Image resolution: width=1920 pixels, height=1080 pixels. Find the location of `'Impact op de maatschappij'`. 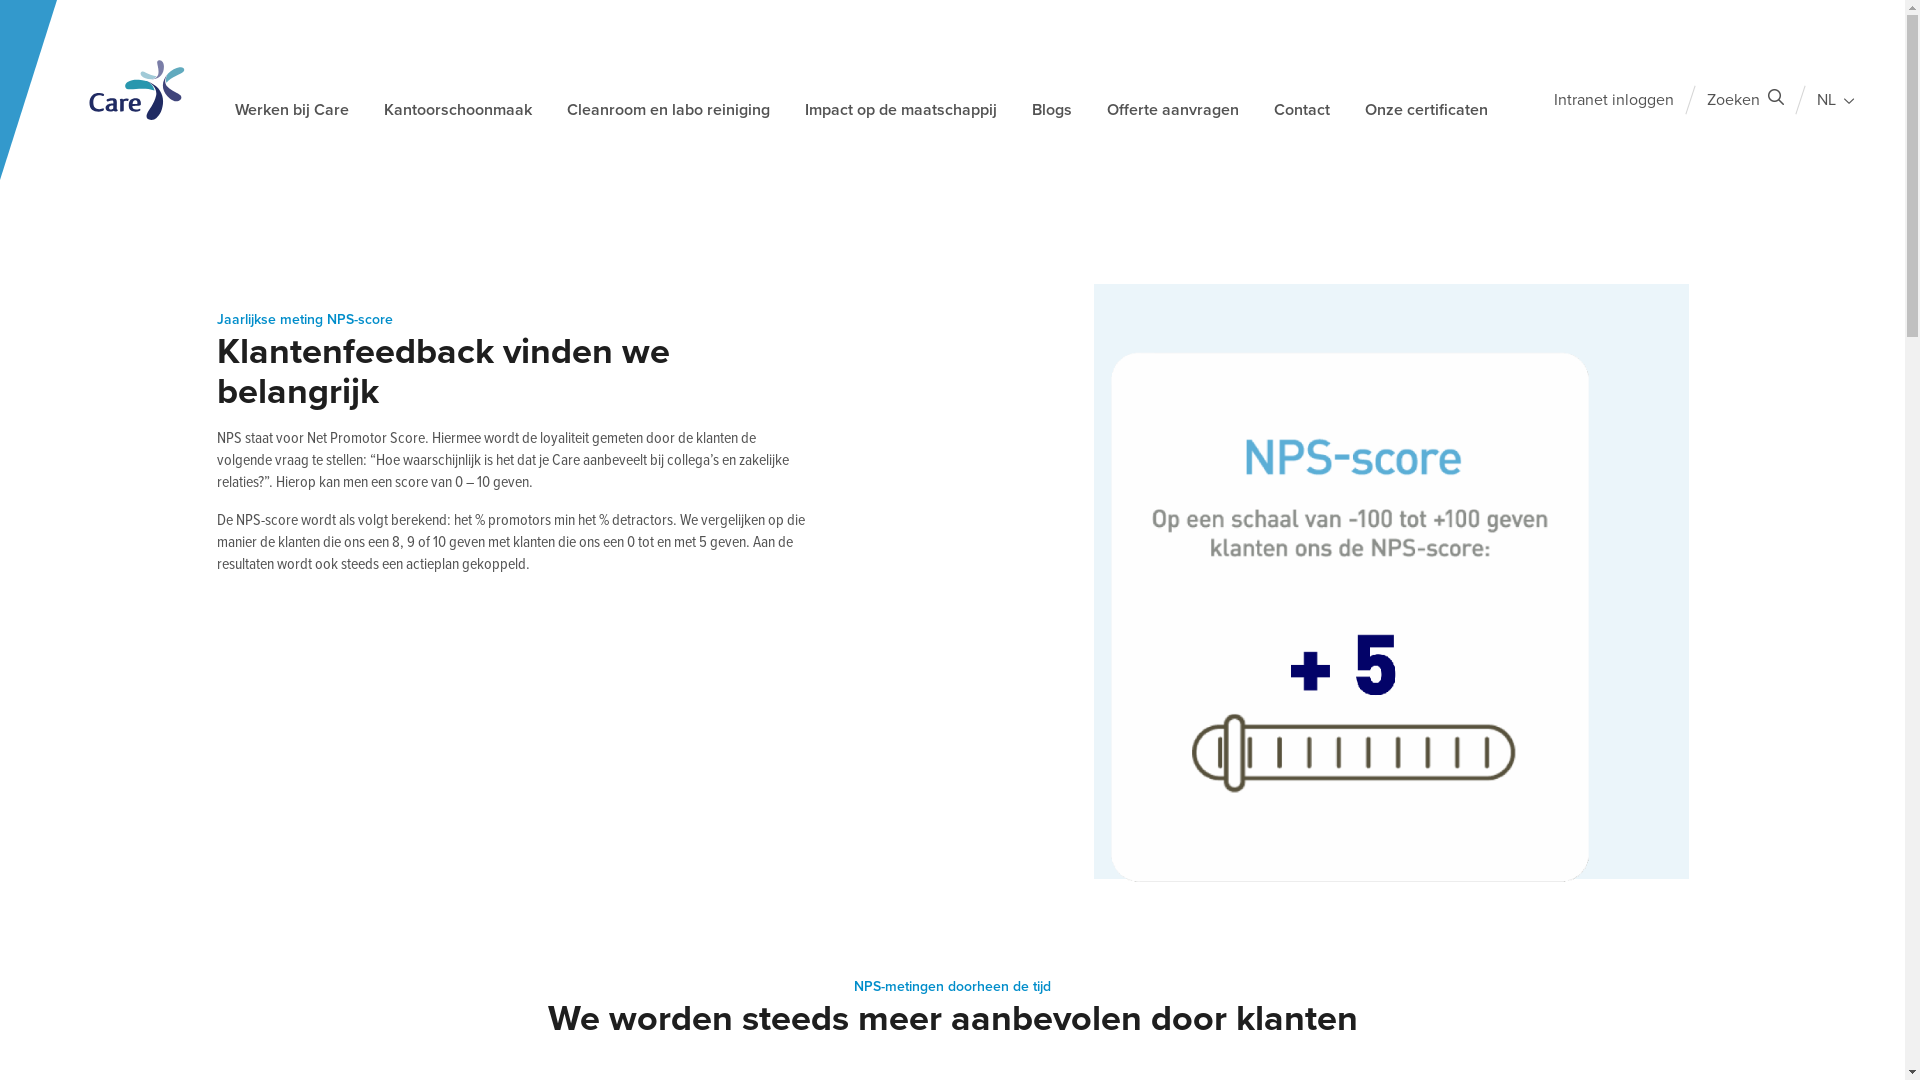

'Impact op de maatschappij' is located at coordinates (900, 115).